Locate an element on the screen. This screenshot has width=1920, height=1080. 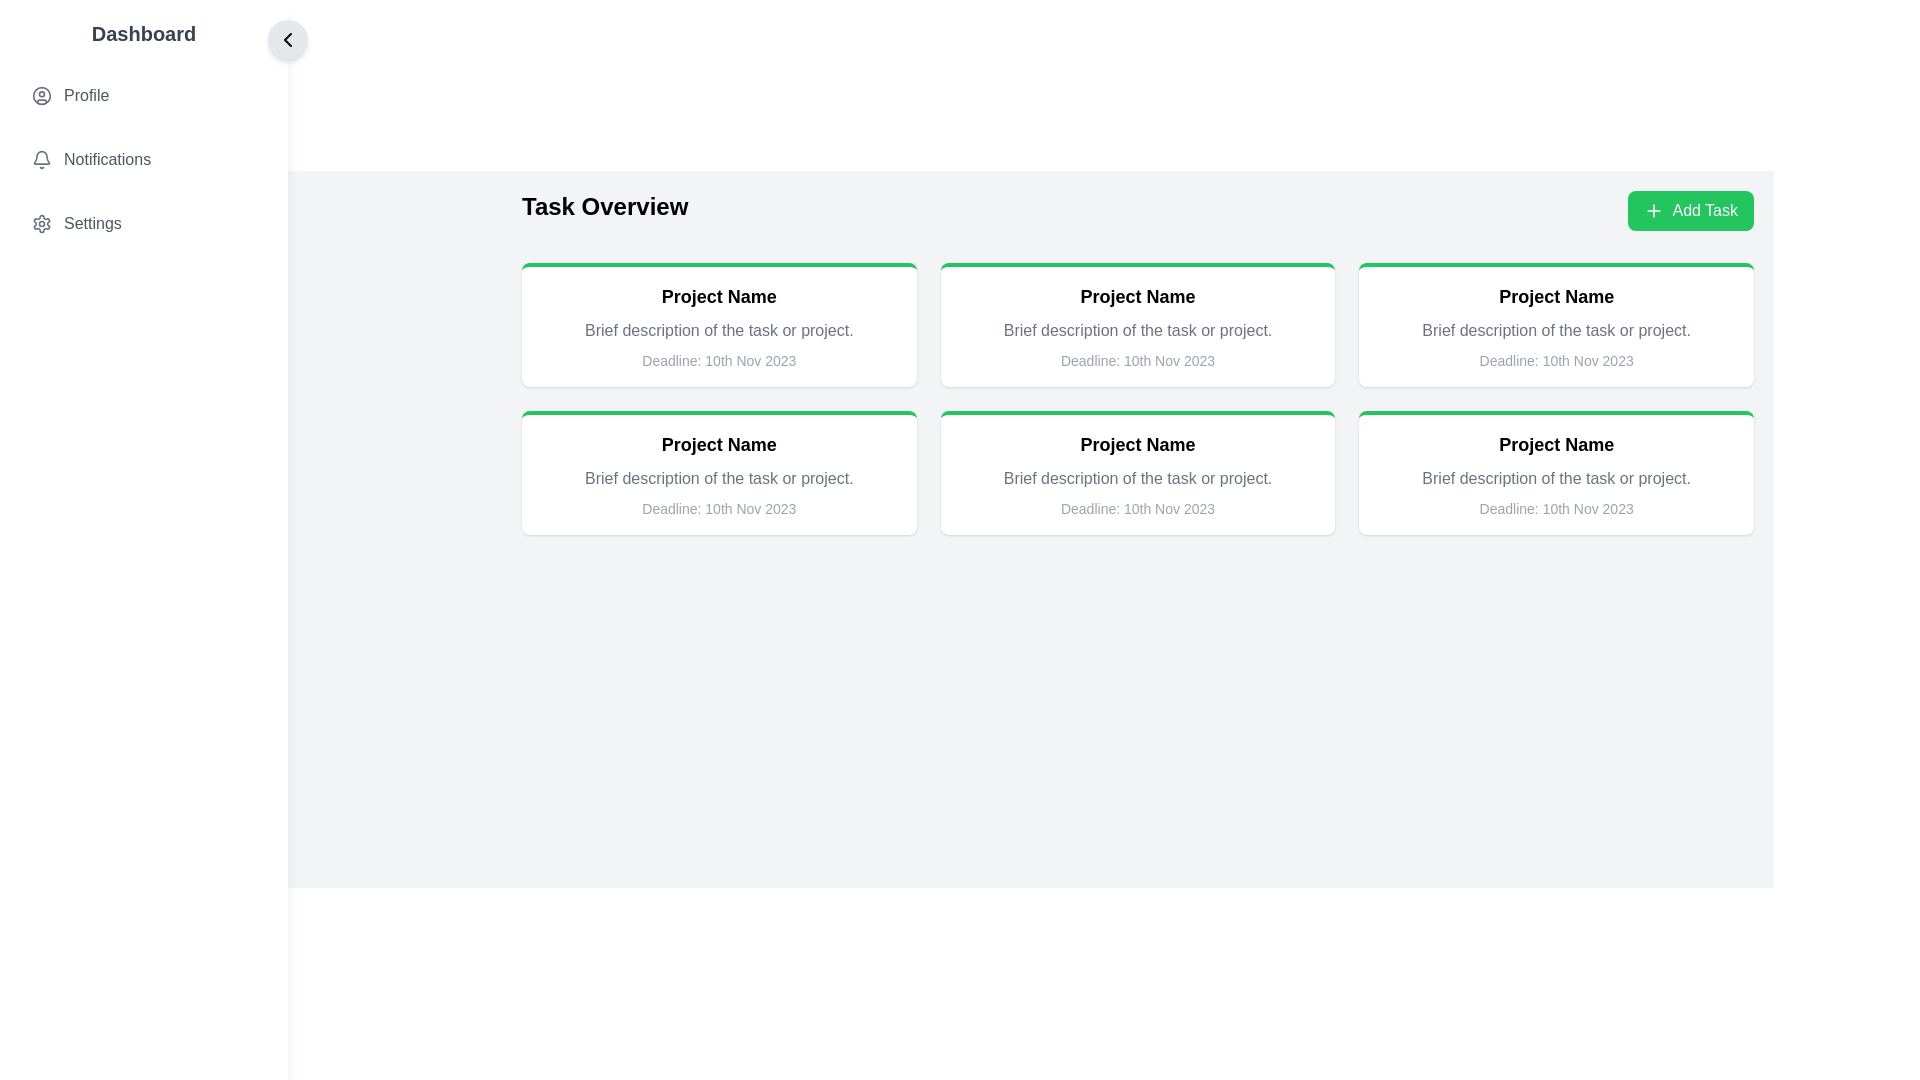
the Text label that provides a summary or short description of the corresponding task or project, located below the heading 'Project Name' in the bottom-right part of a grid layout is located at coordinates (1137, 478).